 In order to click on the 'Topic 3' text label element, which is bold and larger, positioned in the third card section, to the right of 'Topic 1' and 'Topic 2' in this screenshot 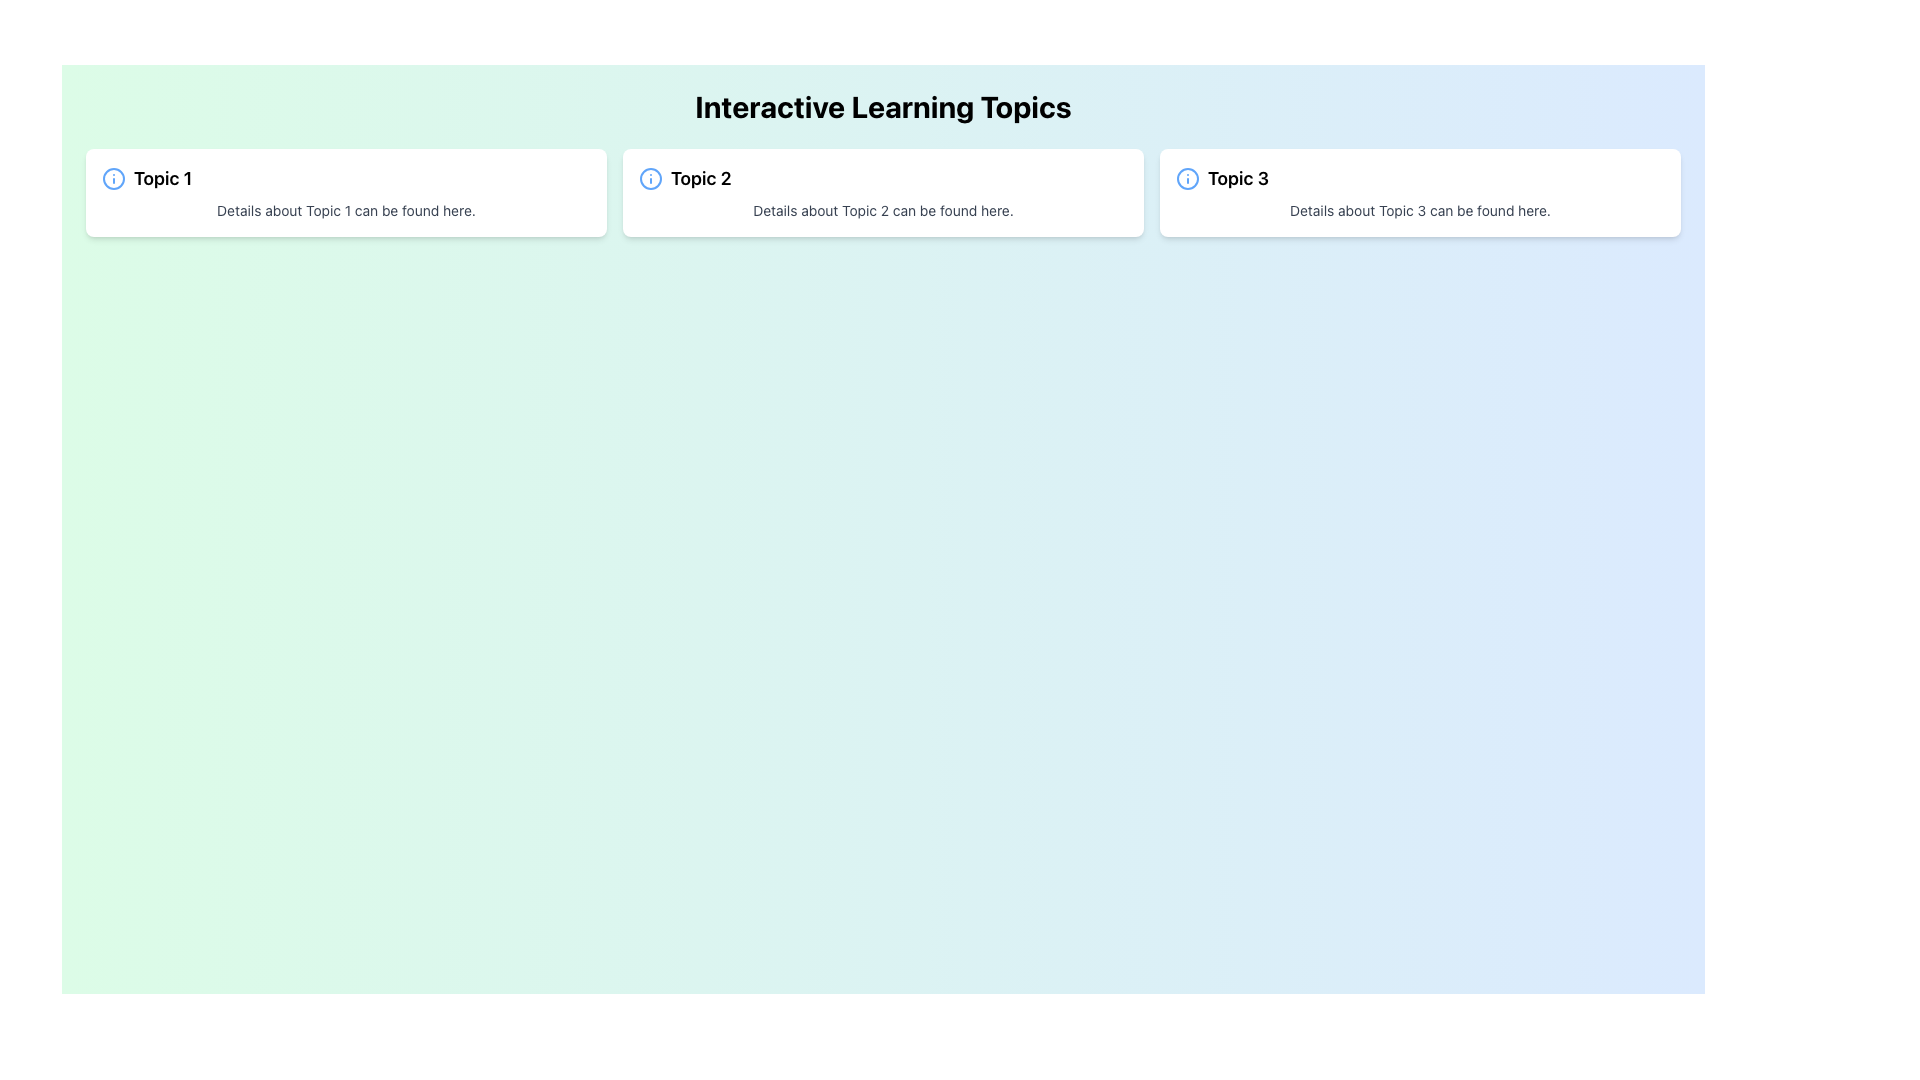, I will do `click(1237, 177)`.